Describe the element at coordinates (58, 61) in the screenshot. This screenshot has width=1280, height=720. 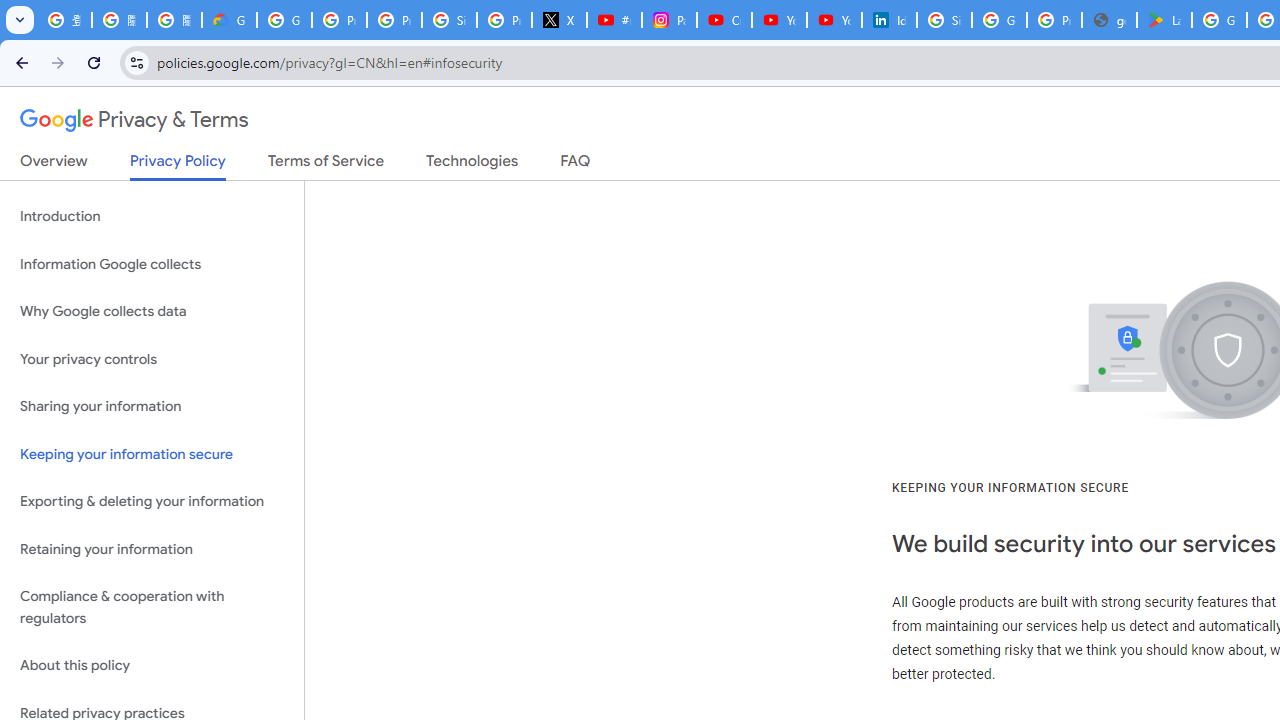
I see `'Forward'` at that location.